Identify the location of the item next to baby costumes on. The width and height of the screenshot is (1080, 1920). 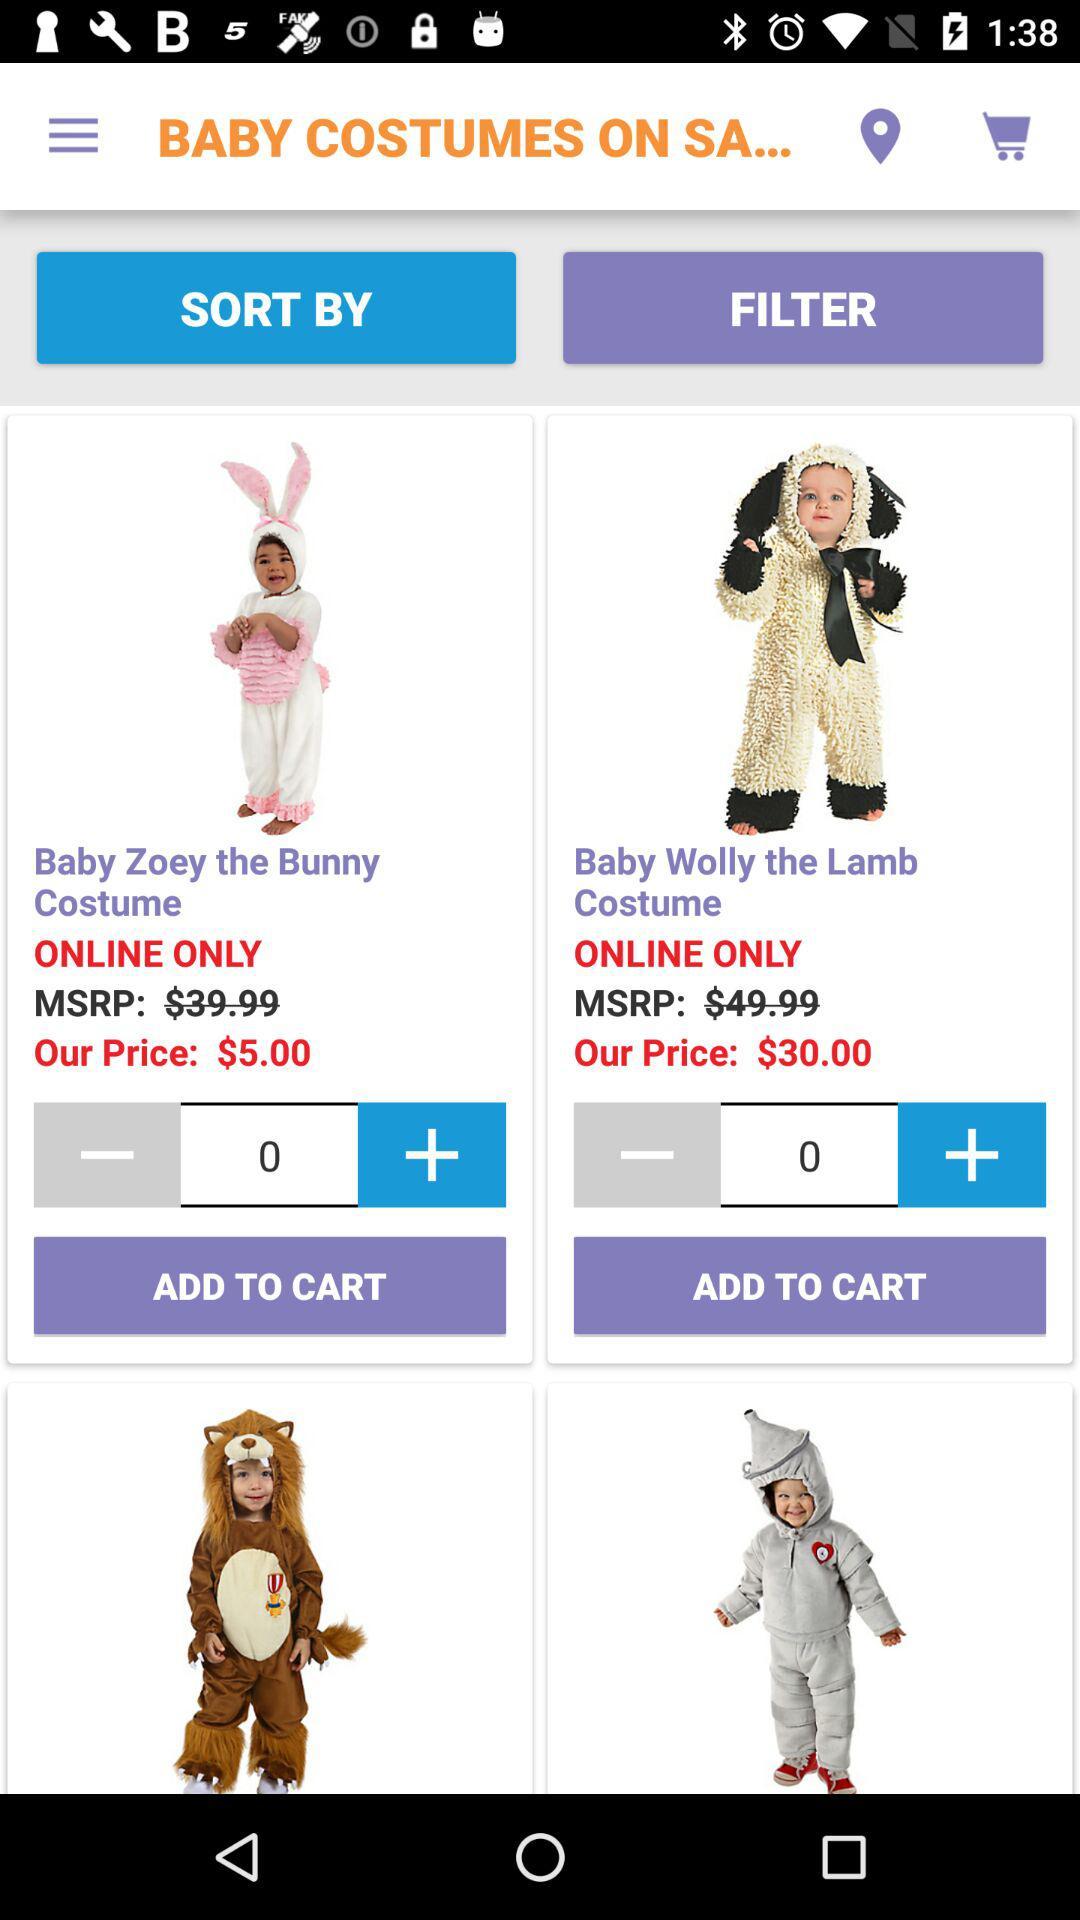
(72, 135).